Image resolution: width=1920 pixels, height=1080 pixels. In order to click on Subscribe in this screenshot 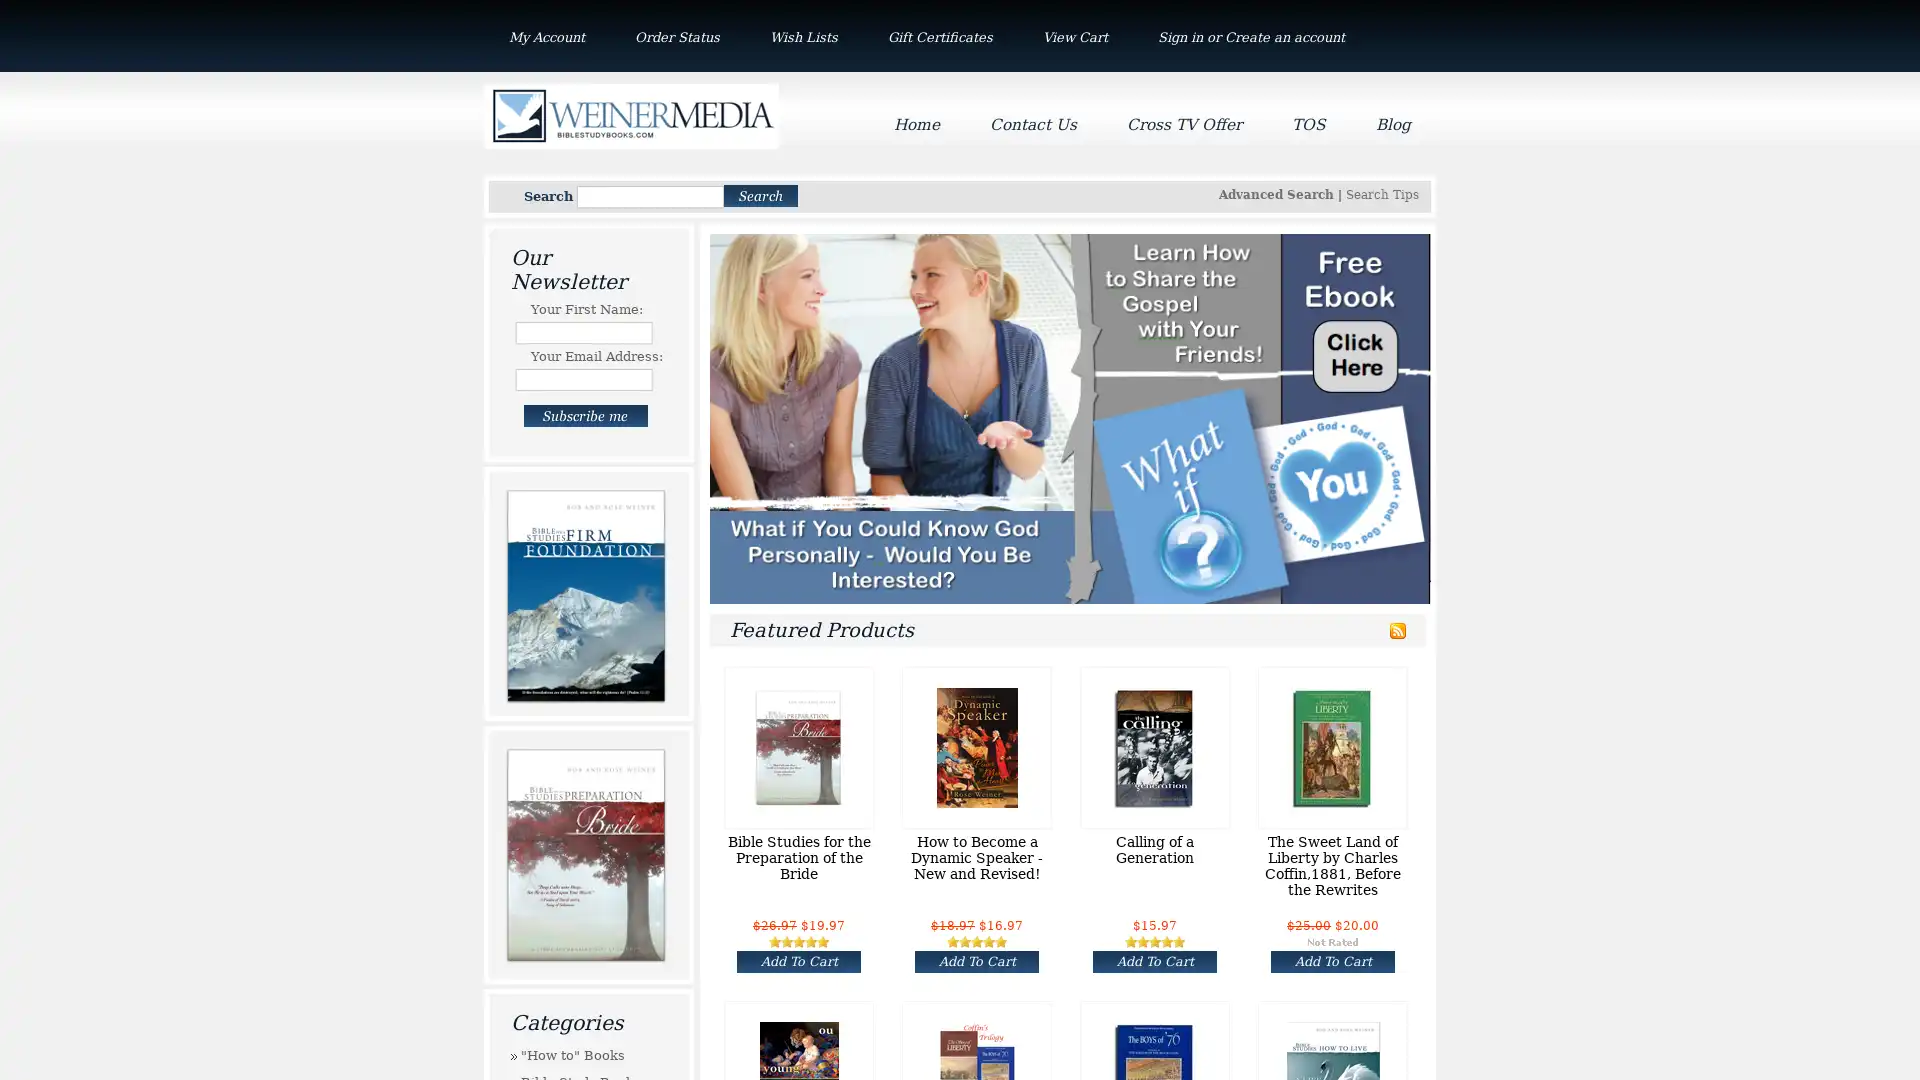, I will do `click(584, 415)`.